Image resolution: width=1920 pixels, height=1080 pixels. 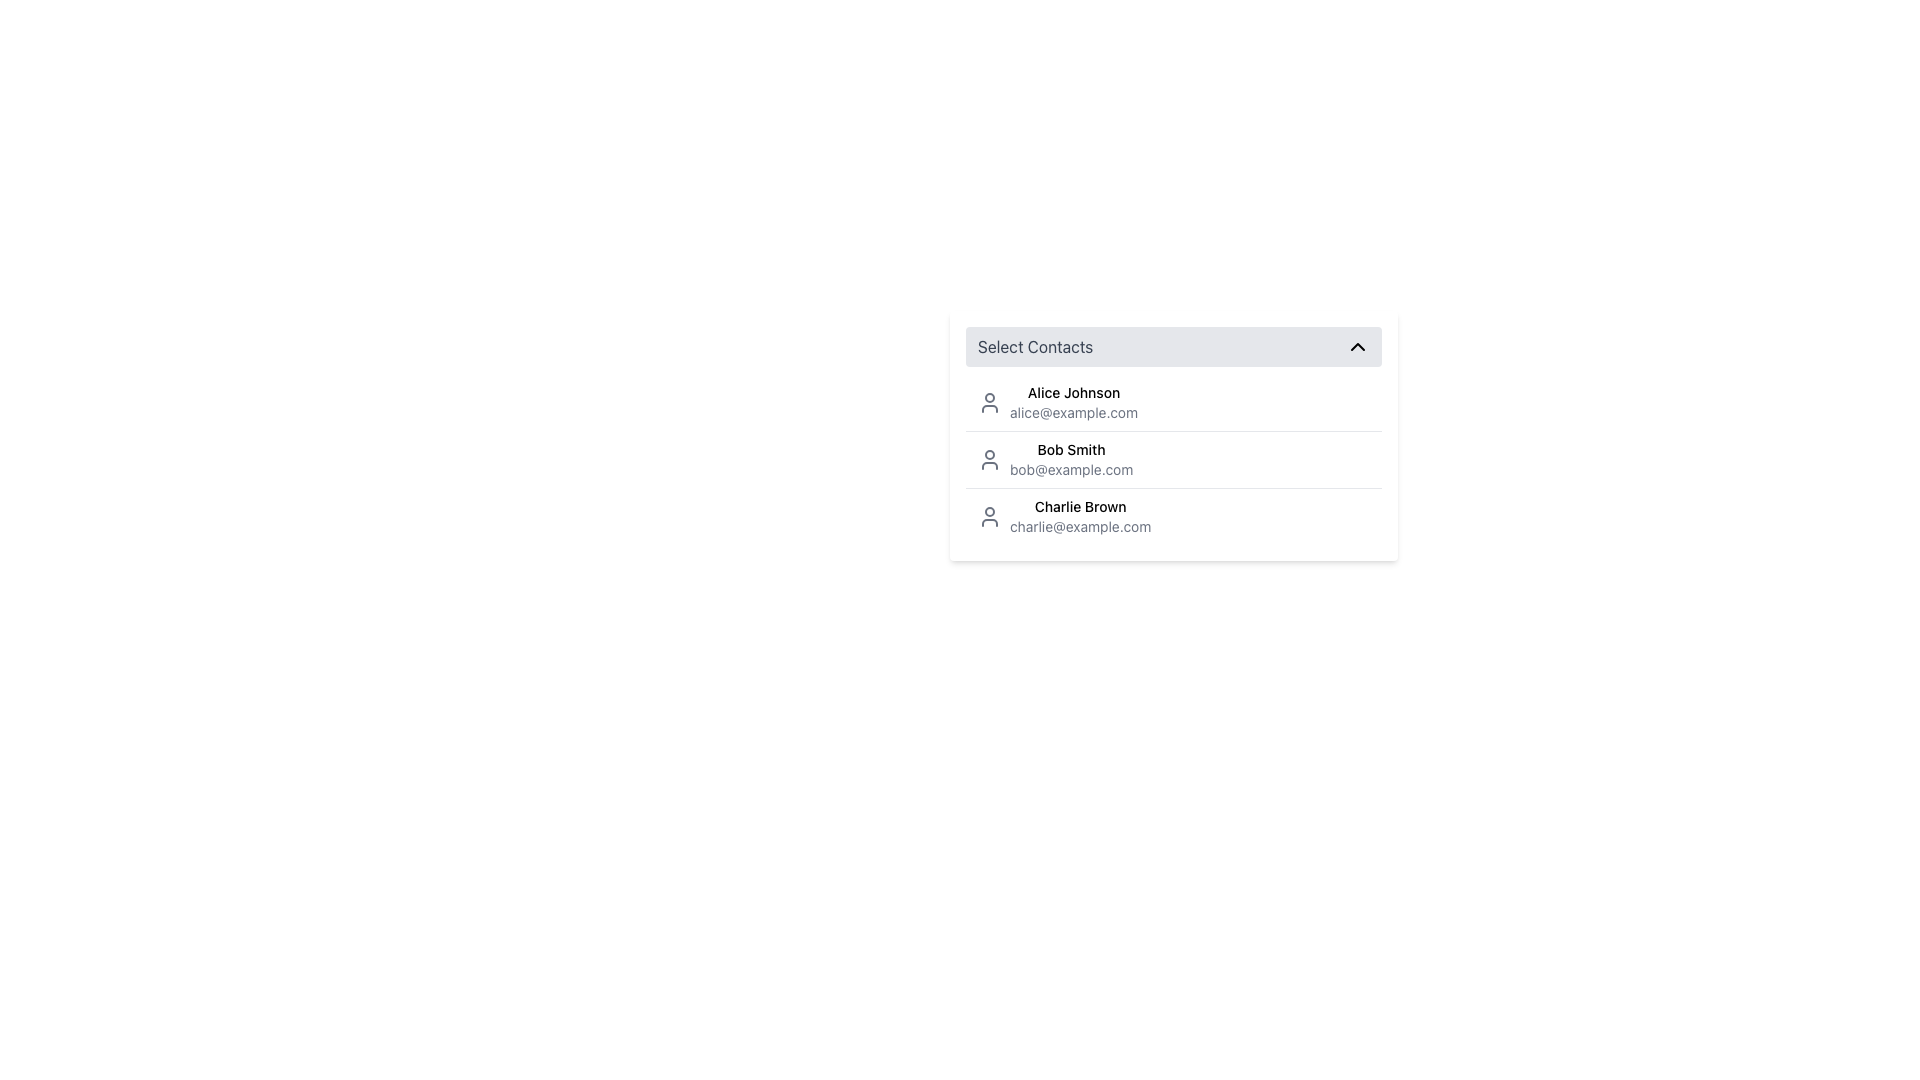 I want to click on the first list item displaying 'Alice Johnson' and 'alice@example.com', so click(x=1073, y=402).